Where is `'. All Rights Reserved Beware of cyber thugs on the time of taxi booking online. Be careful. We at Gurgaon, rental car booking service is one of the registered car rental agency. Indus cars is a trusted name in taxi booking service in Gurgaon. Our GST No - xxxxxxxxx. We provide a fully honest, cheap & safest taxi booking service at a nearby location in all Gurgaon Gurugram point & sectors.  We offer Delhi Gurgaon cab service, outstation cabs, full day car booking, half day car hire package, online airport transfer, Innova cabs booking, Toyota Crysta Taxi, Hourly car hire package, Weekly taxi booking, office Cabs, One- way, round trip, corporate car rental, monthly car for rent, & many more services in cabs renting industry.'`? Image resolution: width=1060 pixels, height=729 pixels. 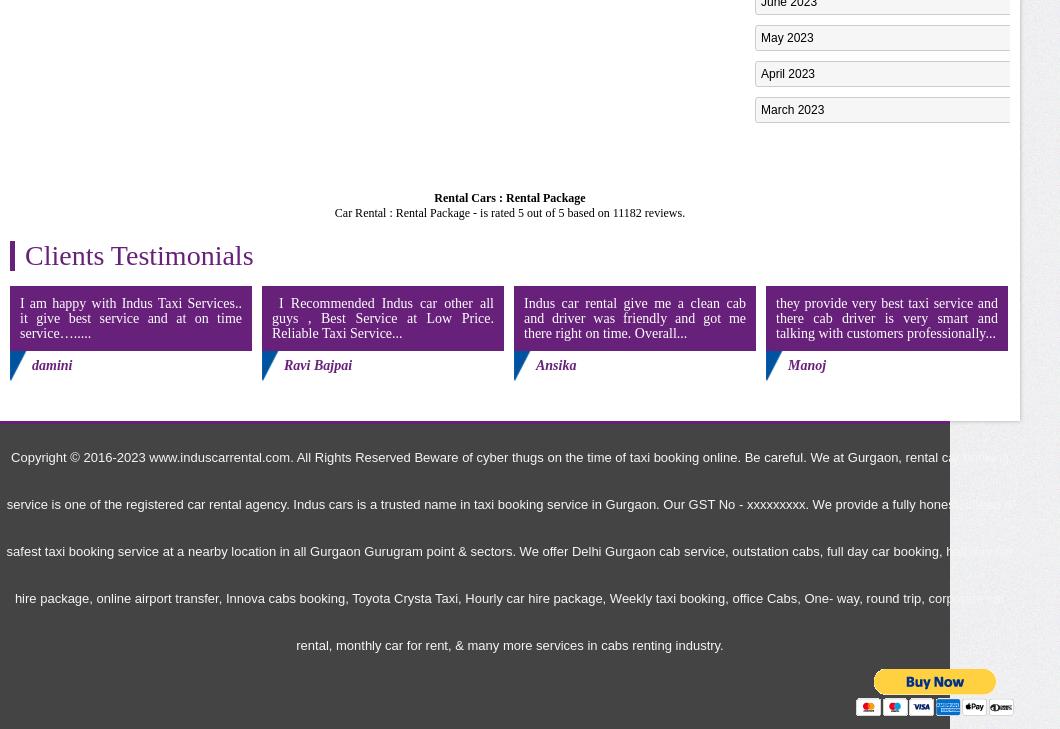
'. All Rights Reserved Beware of cyber thugs on the time of taxi booking online. Be careful. We at Gurgaon, rental car booking service is one of the registered car rental agency. Indus cars is a trusted name in taxi booking service in Gurgaon. Our GST No - xxxxxxxxx. We provide a fully honest, cheap & safest taxi booking service at a nearby location in all Gurgaon Gurugram point & sectors.  We offer Delhi Gurgaon cab service, outstation cabs, full day car booking, half day car hire package, online airport transfer, Innova cabs booking, Toyota Crysta Taxi, Hourly car hire package, Weekly taxi booking, office Cabs, One- way, round trip, corporate car rental, monthly car for rent, & many more services in cabs renting industry.' is located at coordinates (6, 551).